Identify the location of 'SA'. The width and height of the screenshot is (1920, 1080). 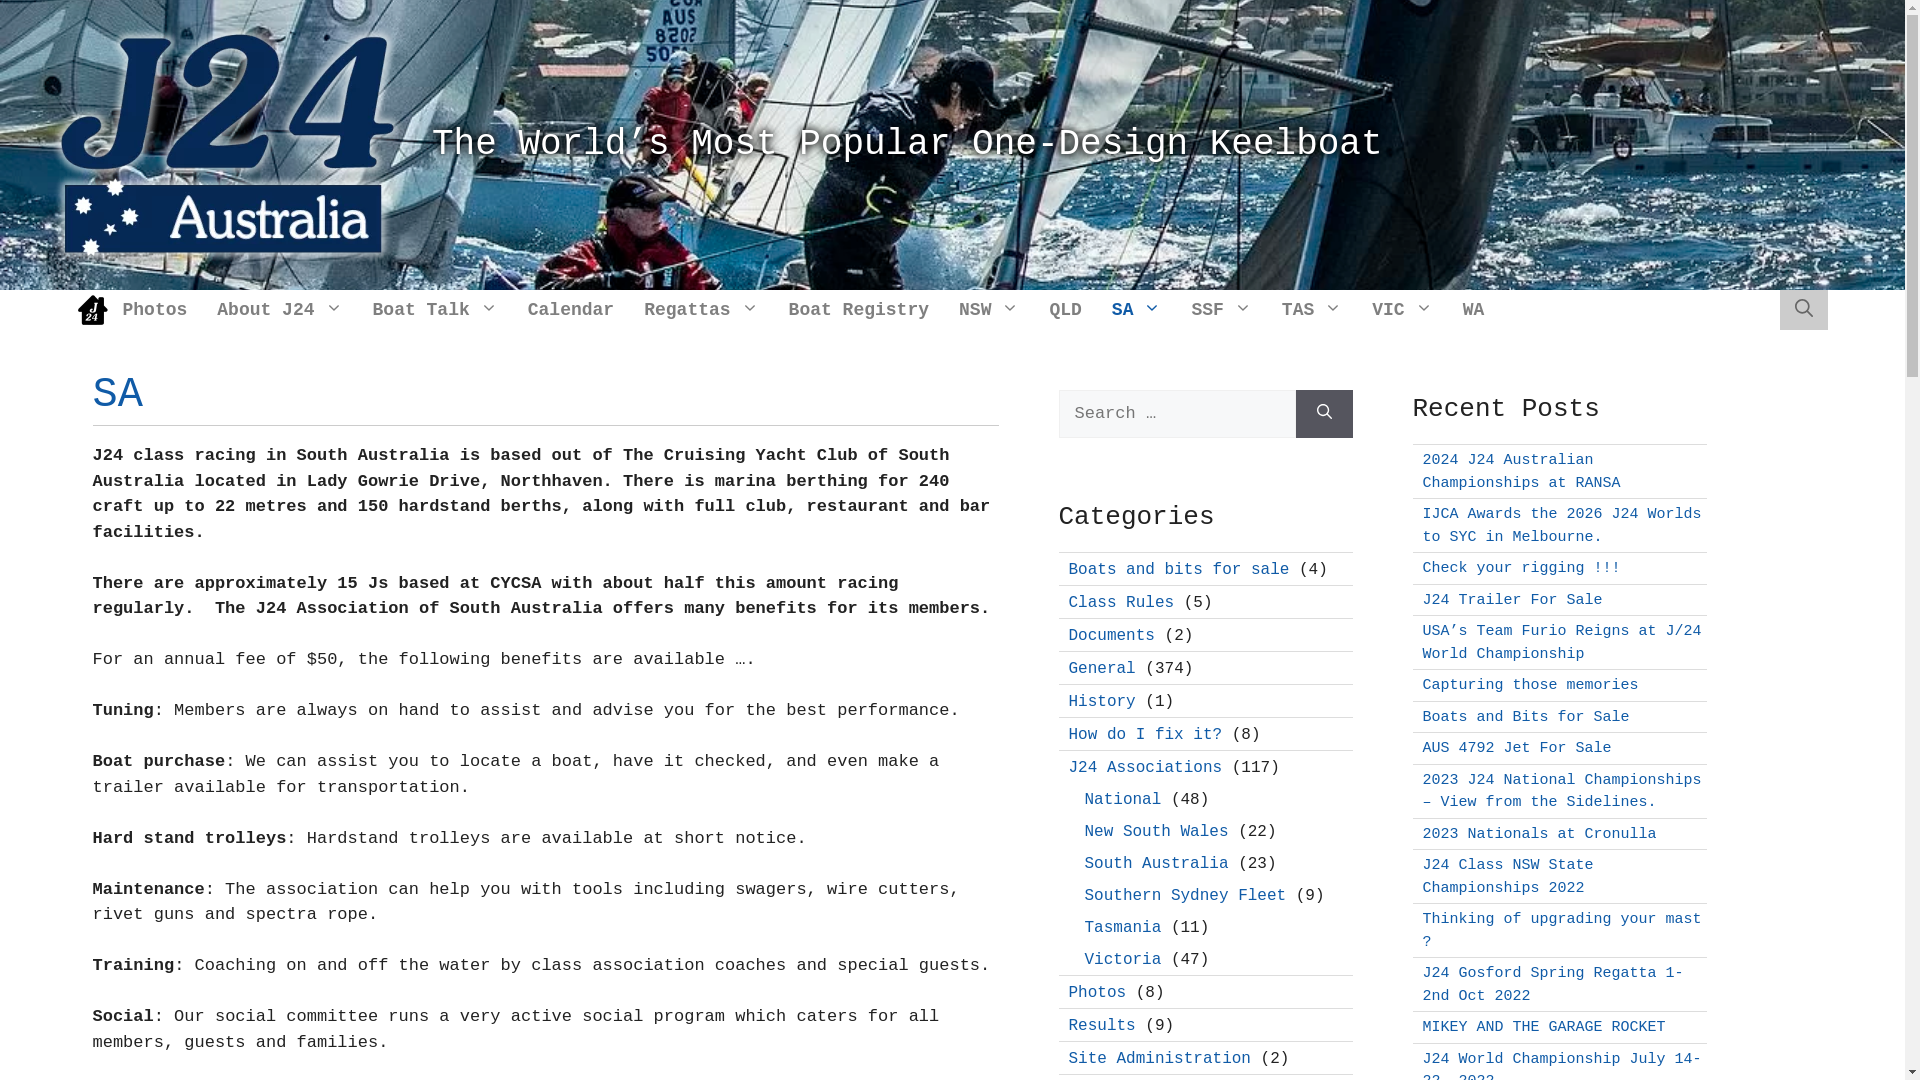
(1137, 309).